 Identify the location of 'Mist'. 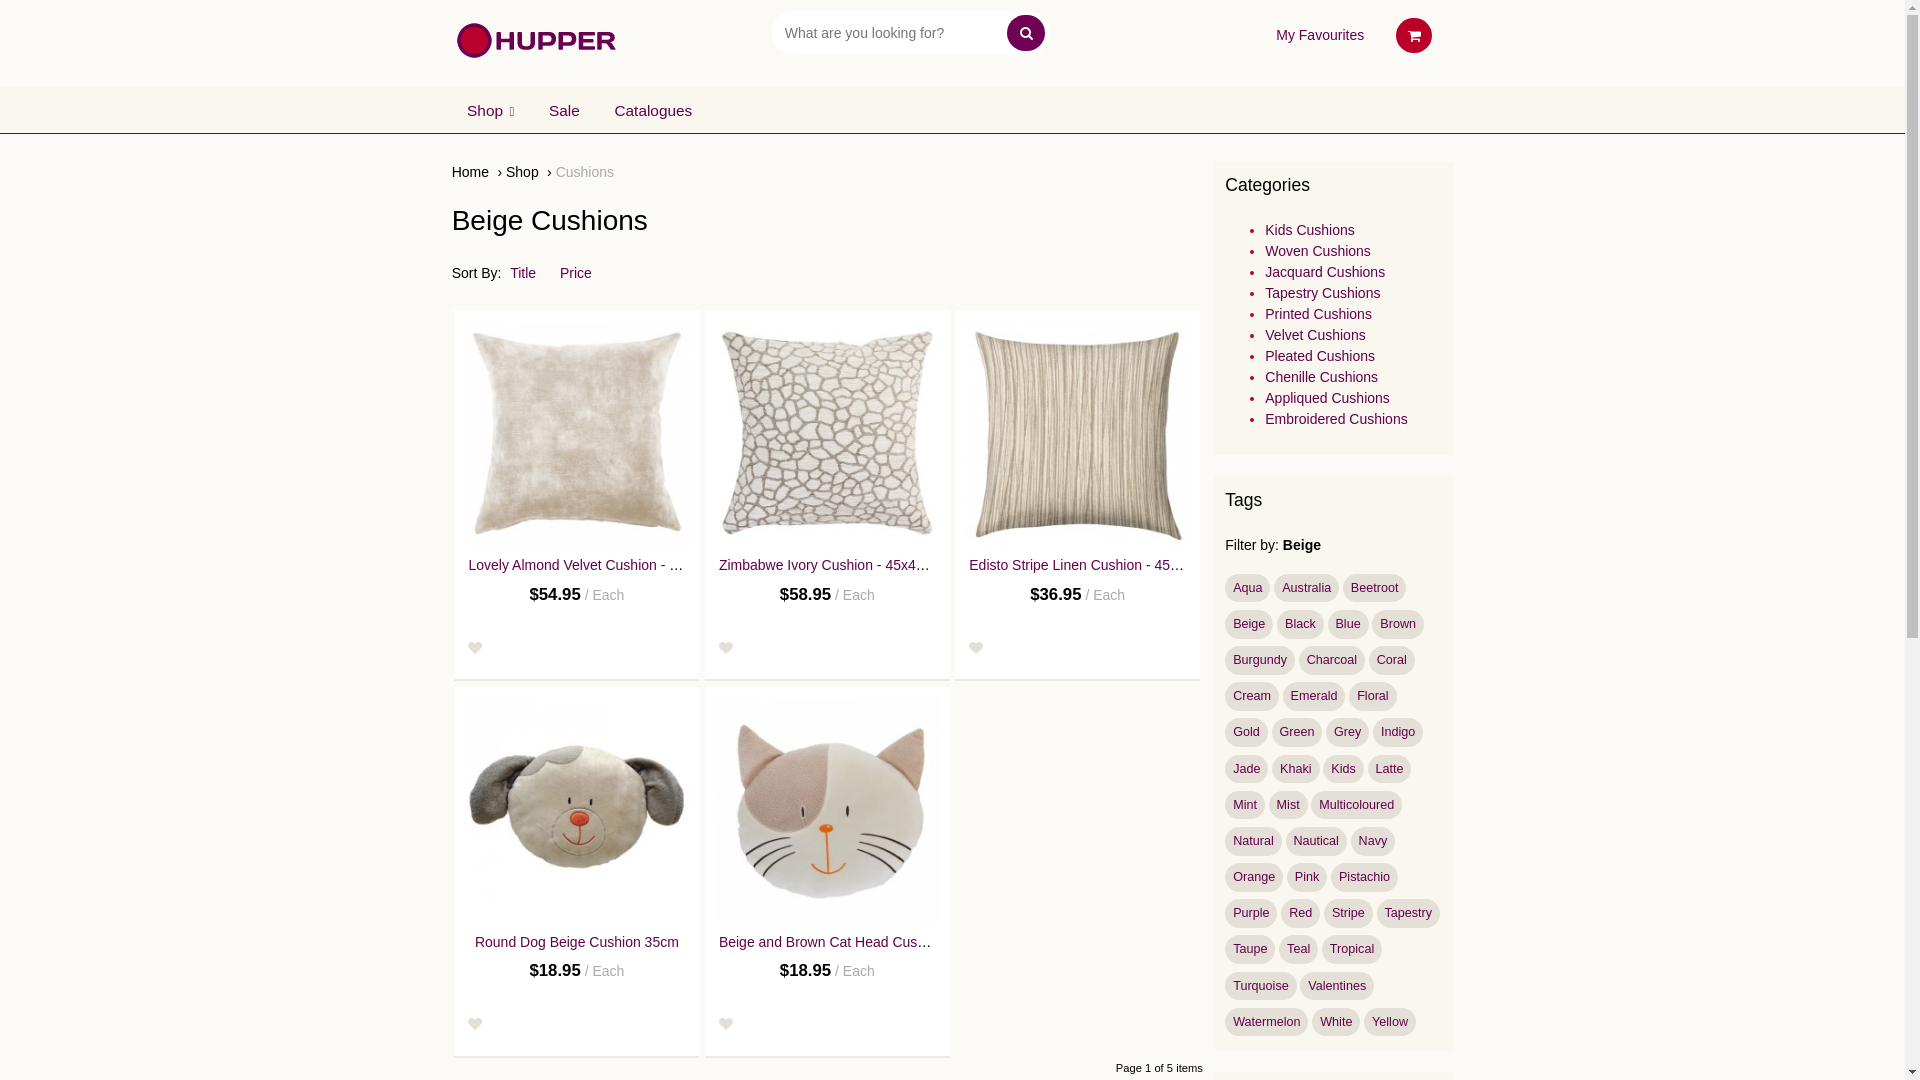
(1267, 804).